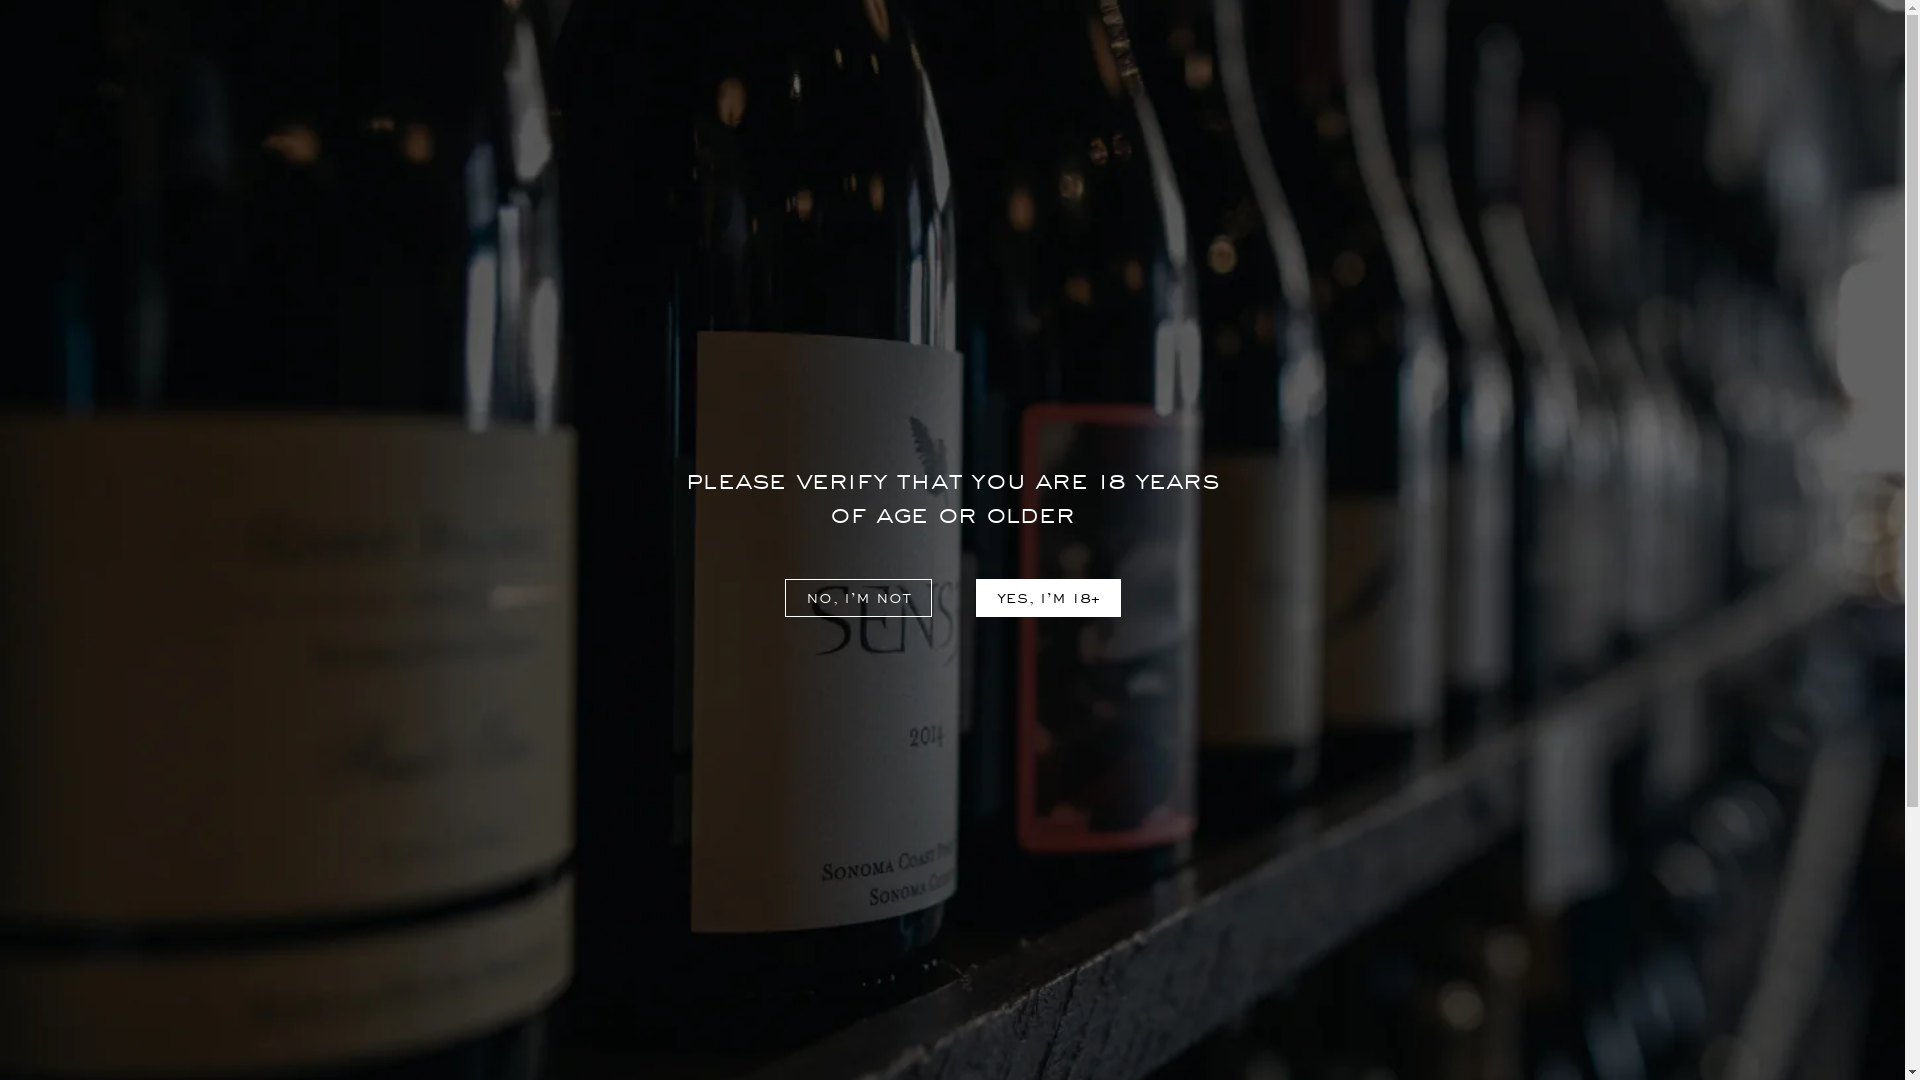  I want to click on 'Books', so click(1321, 115).